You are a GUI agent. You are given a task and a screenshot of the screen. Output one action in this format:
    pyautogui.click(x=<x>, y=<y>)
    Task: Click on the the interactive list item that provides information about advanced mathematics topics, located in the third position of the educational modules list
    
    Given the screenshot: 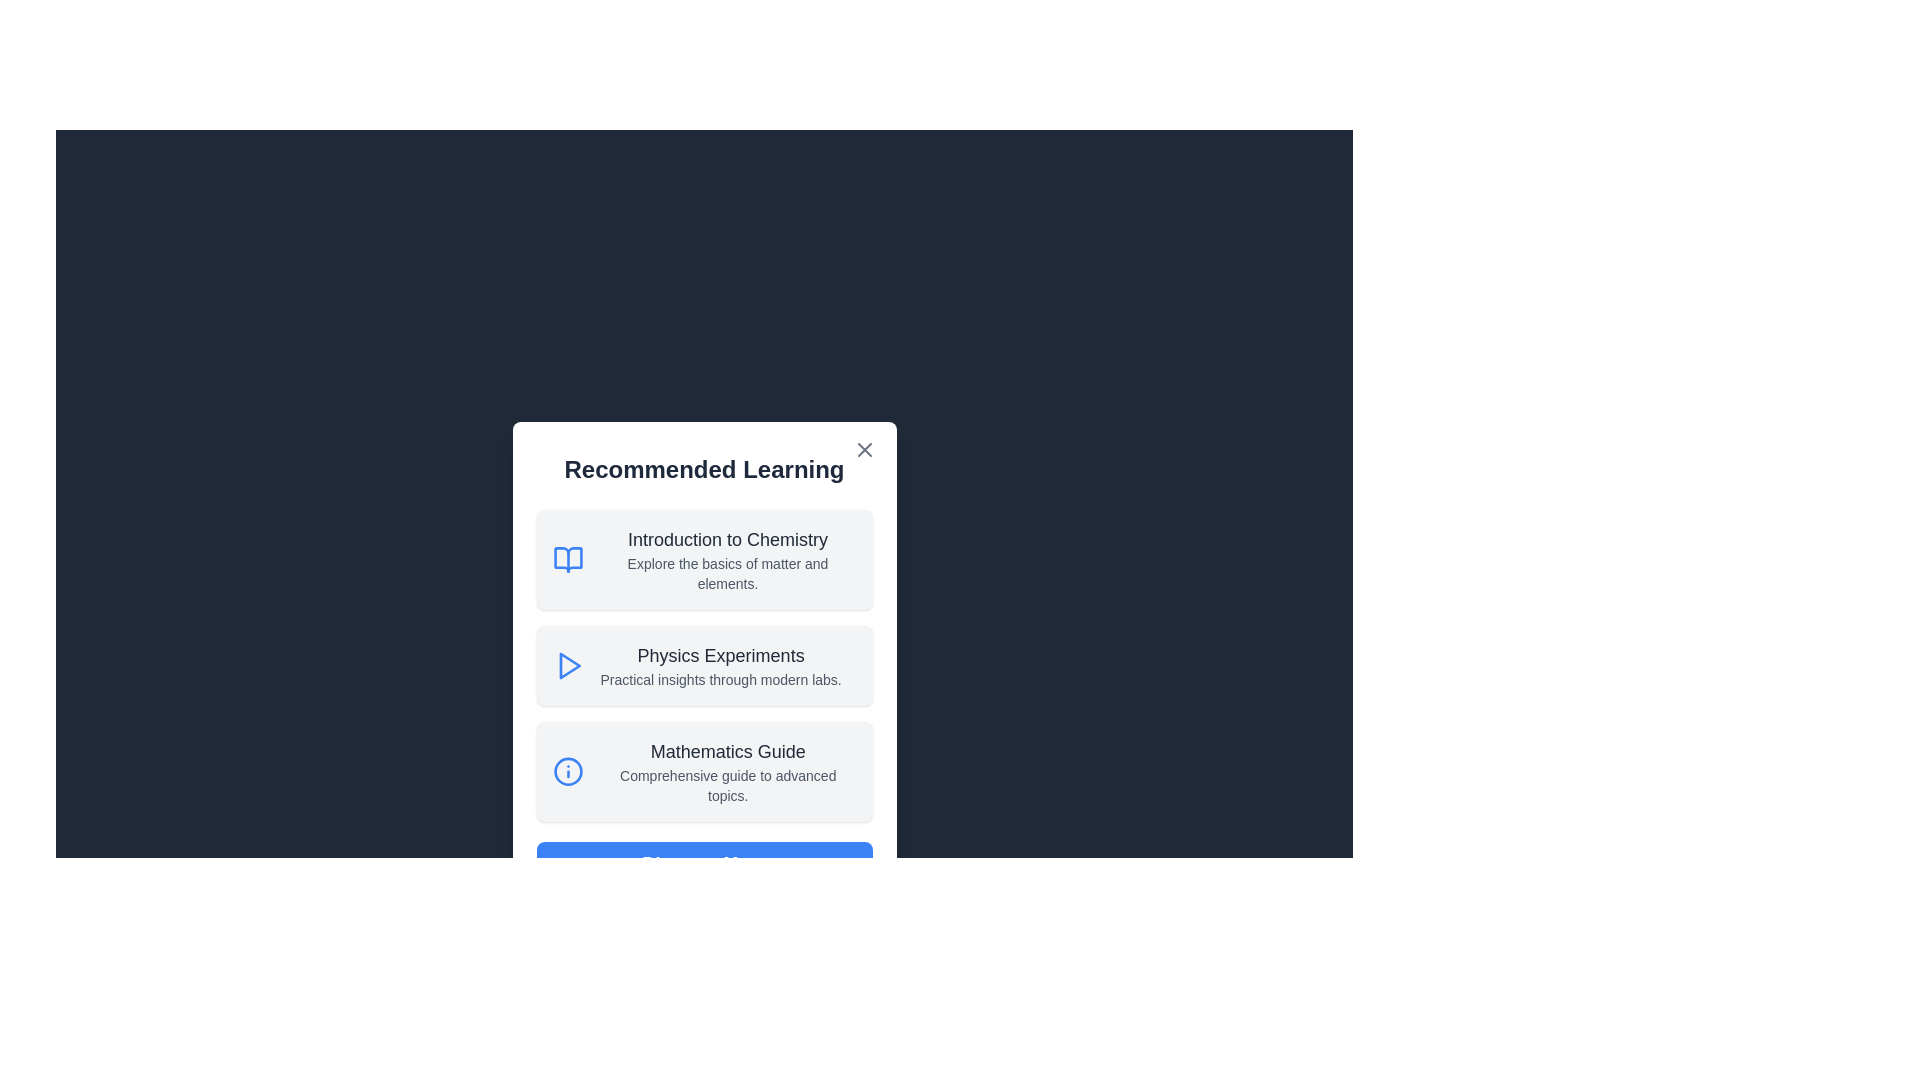 What is the action you would take?
    pyautogui.click(x=704, y=770)
    